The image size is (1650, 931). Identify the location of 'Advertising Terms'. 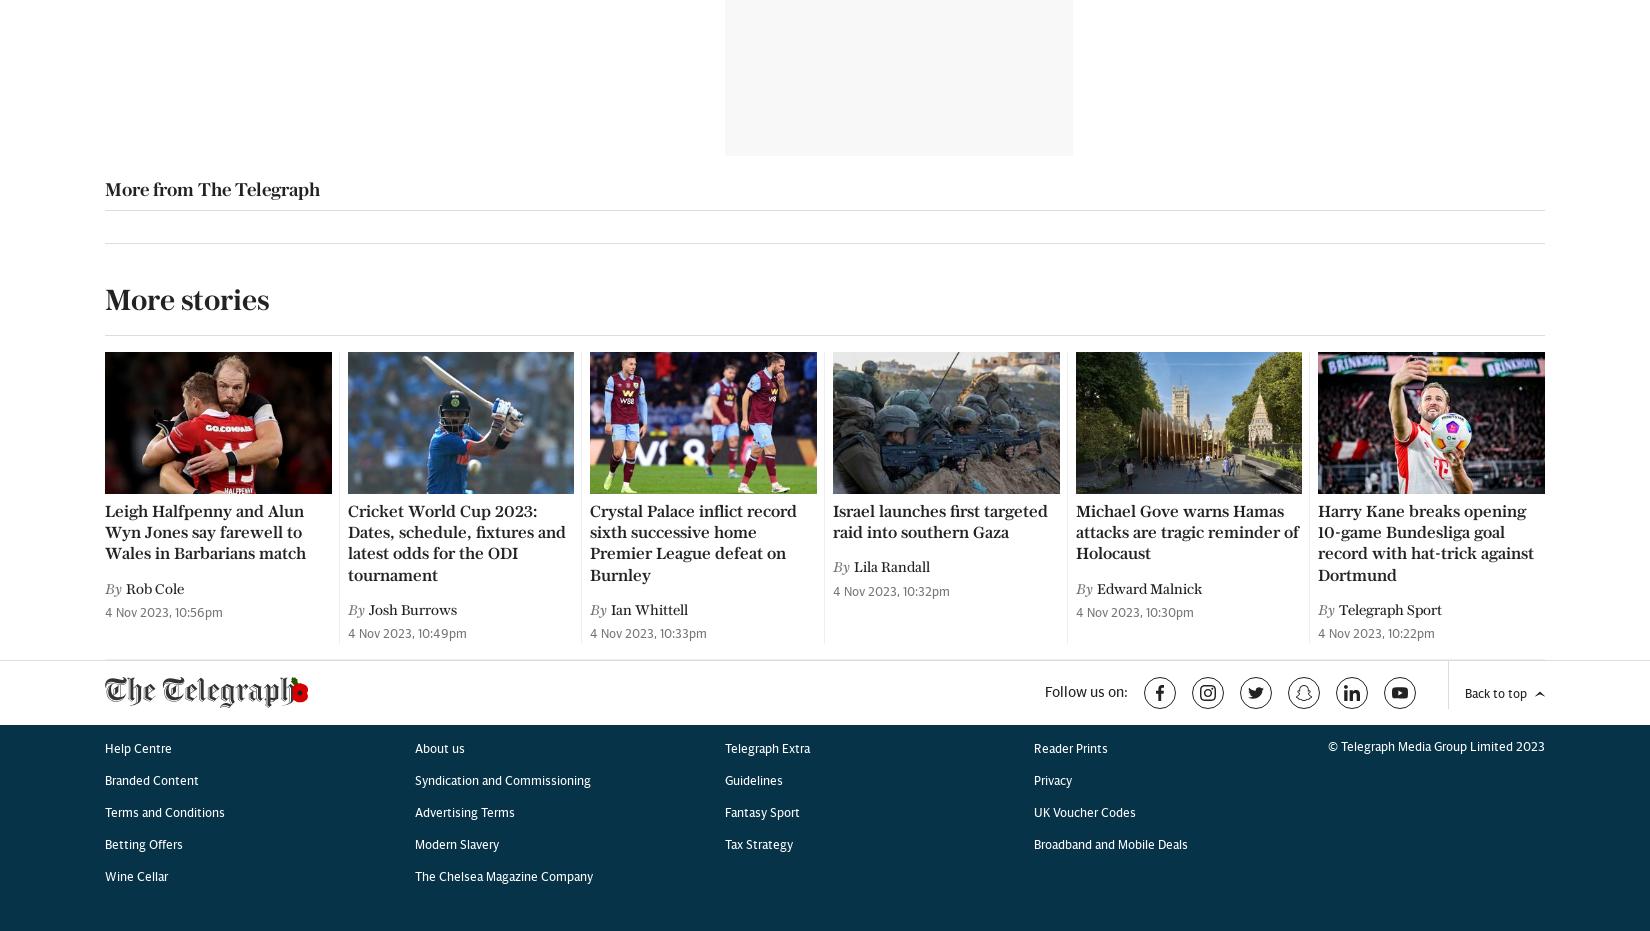
(462, 47).